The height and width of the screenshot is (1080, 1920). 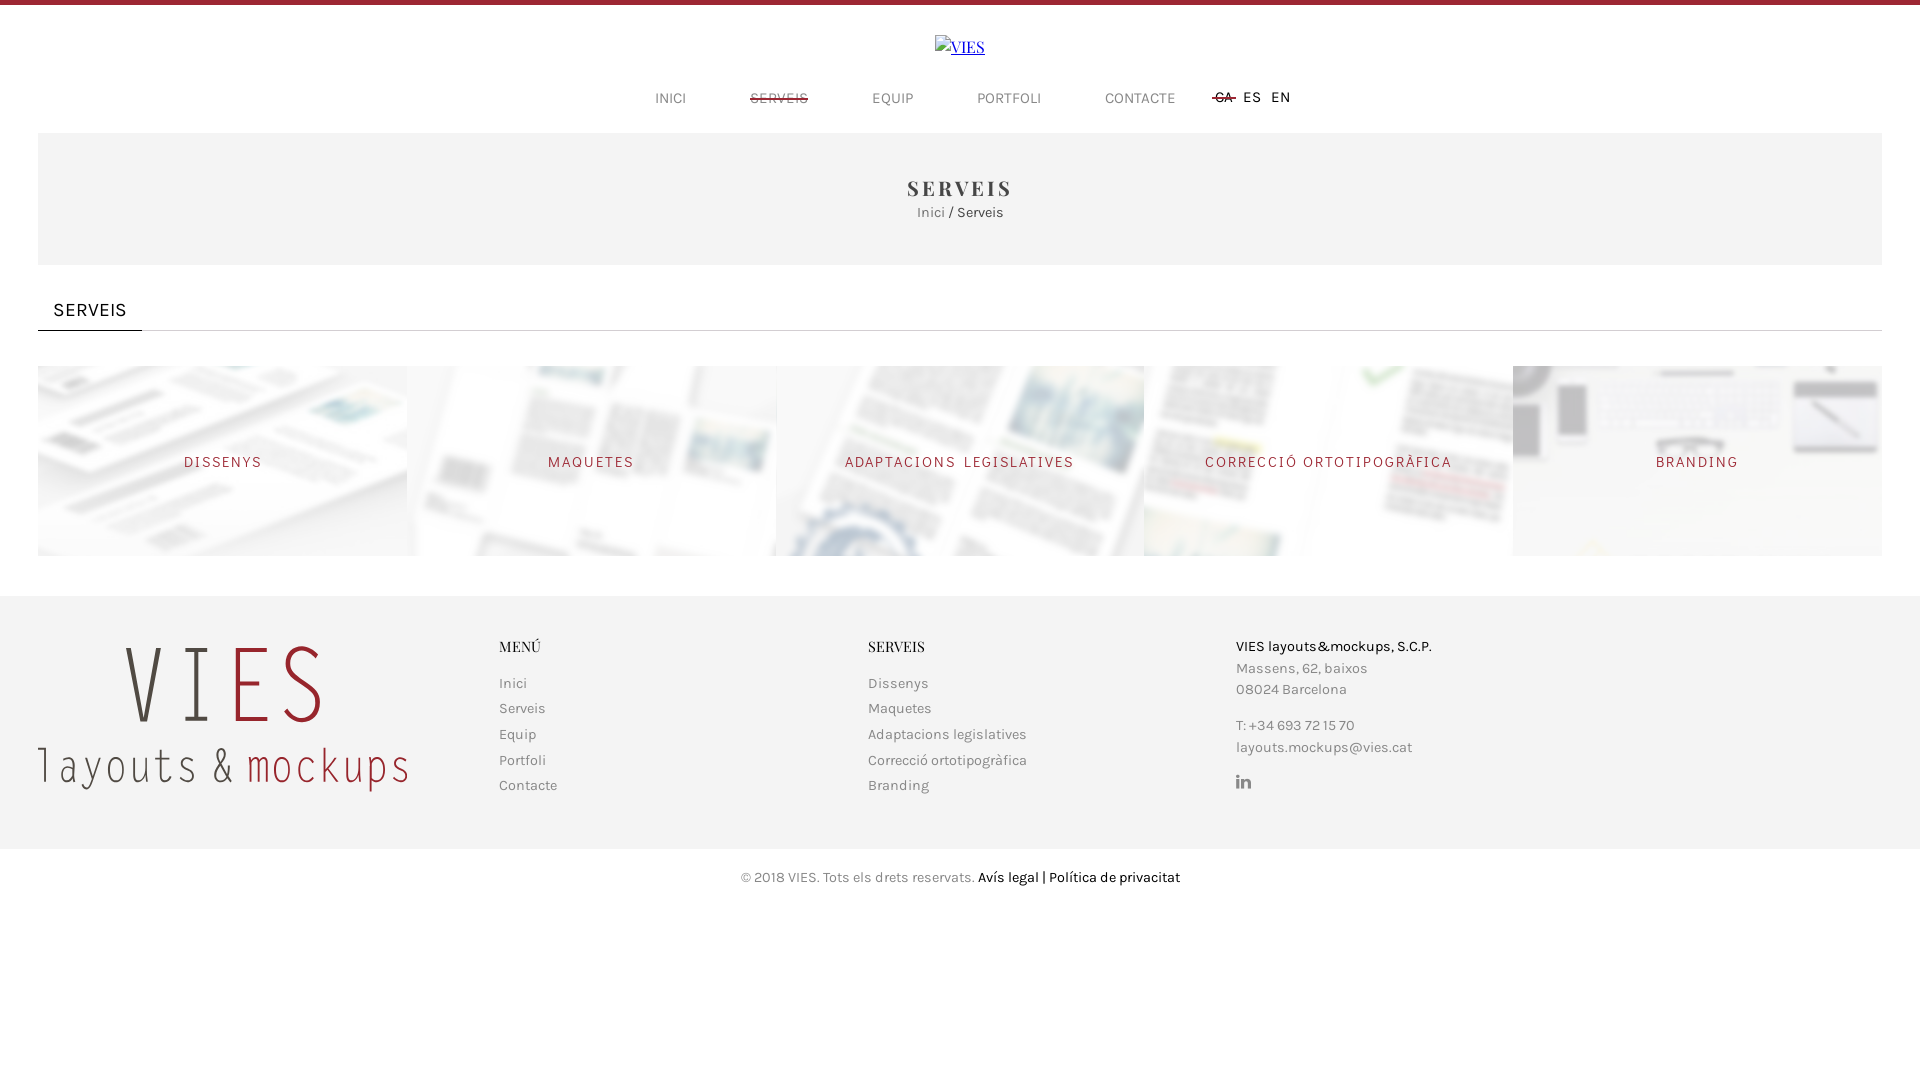 I want to click on 'ADAPTACIONS LEGISLATIVES', so click(x=960, y=461).